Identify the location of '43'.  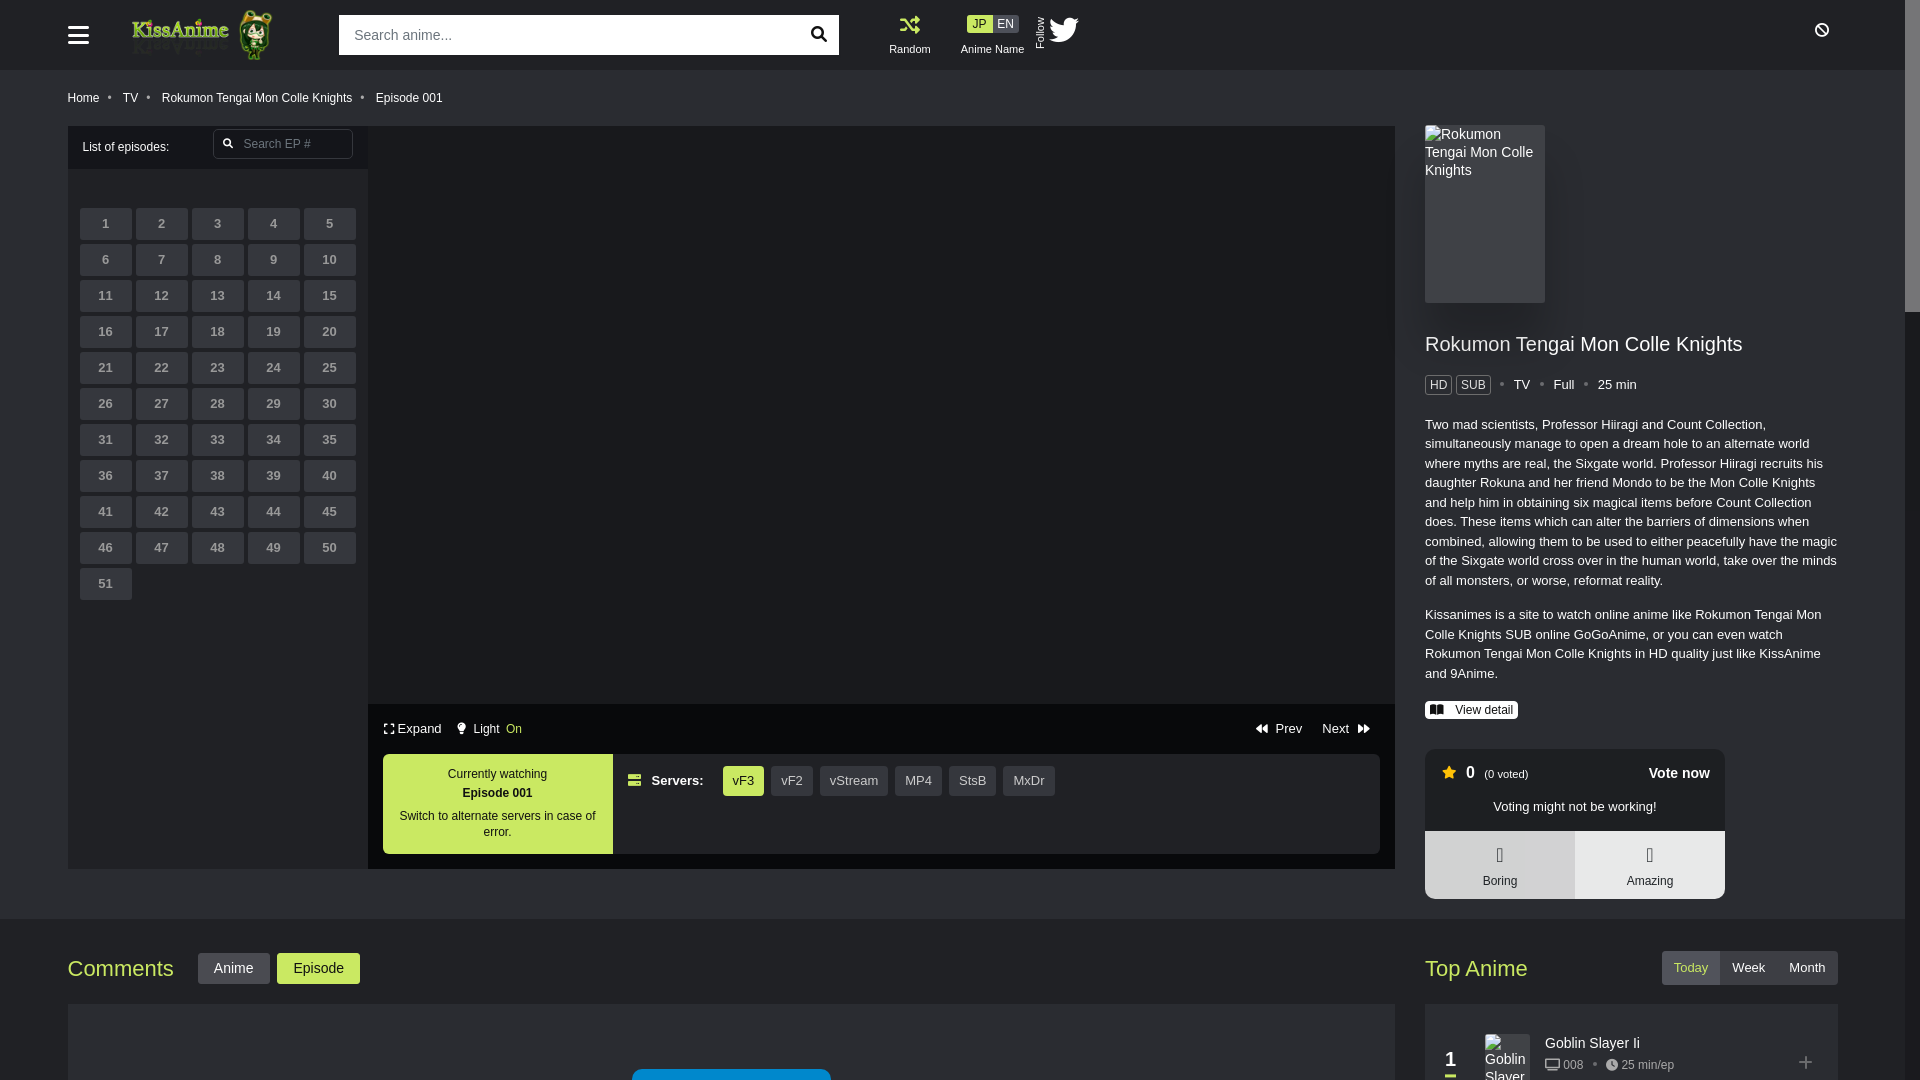
(217, 511).